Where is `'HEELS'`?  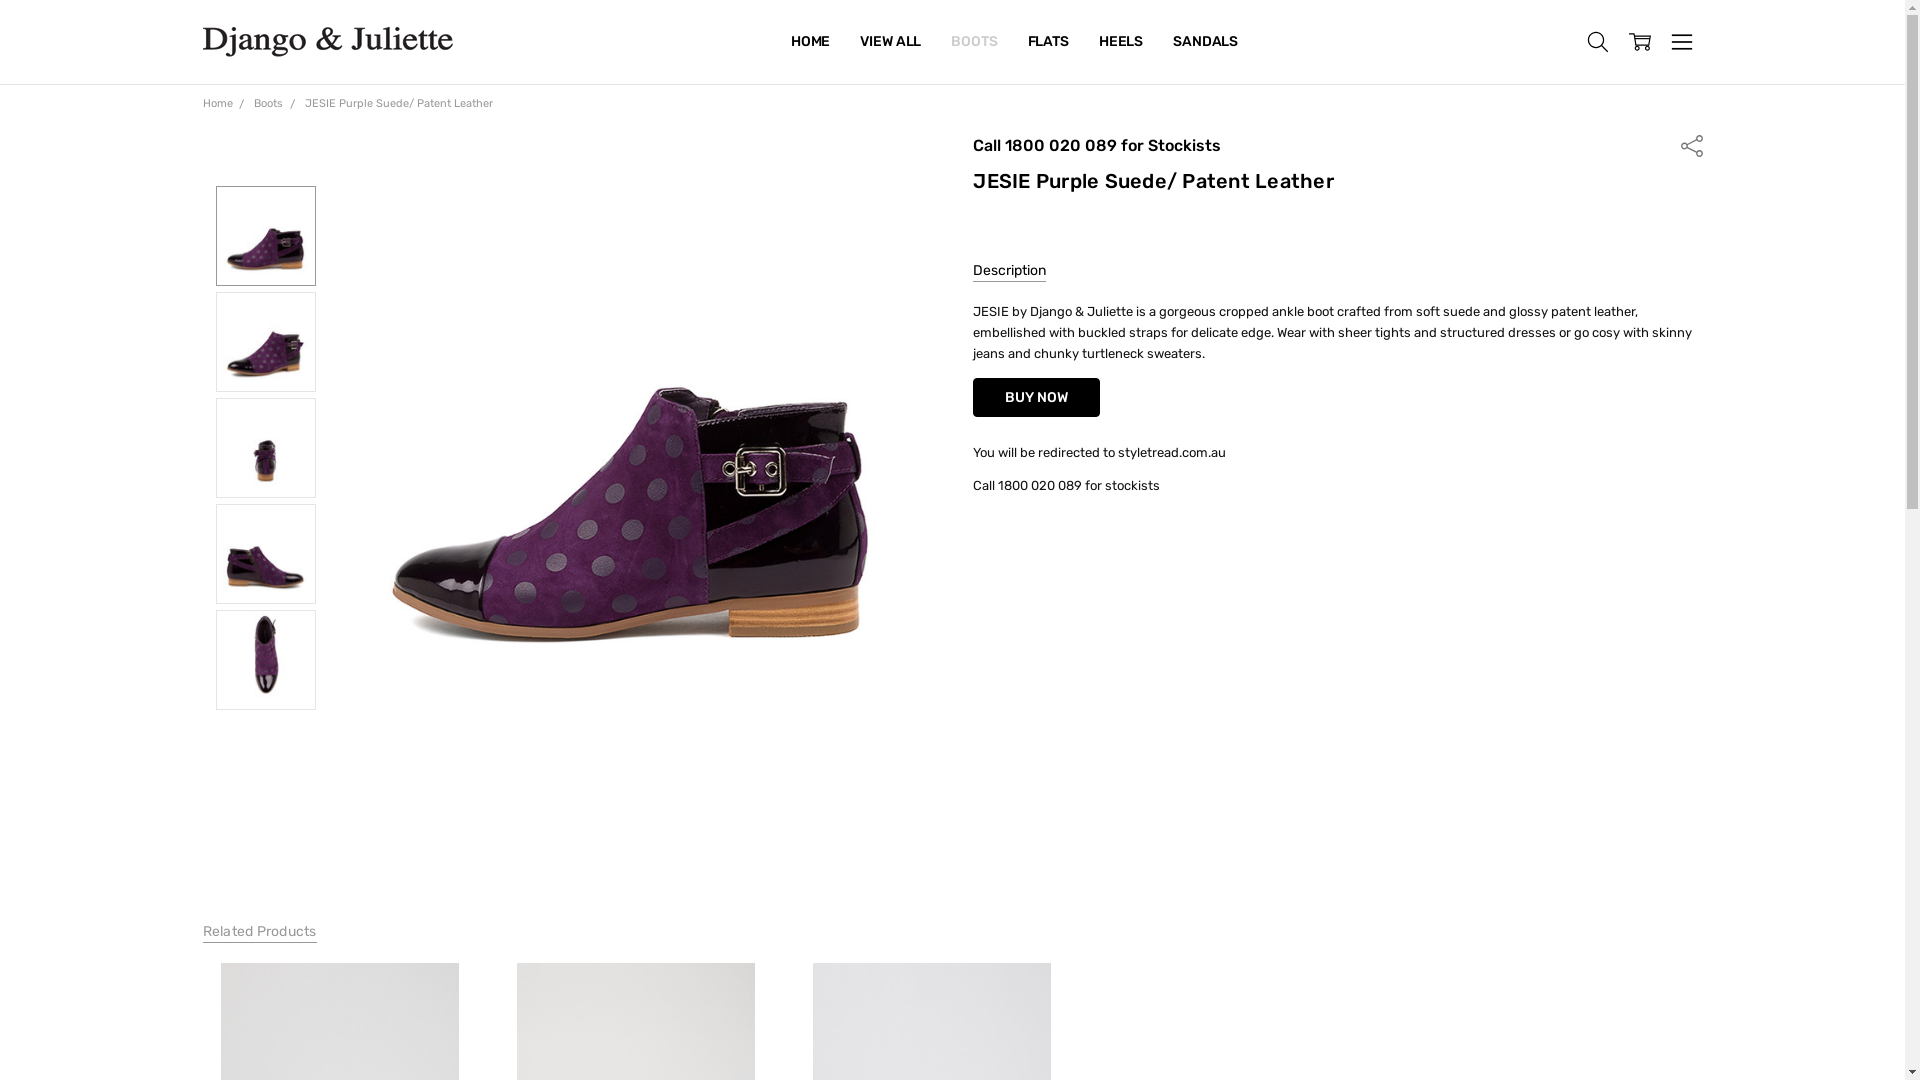 'HEELS' is located at coordinates (1121, 42).